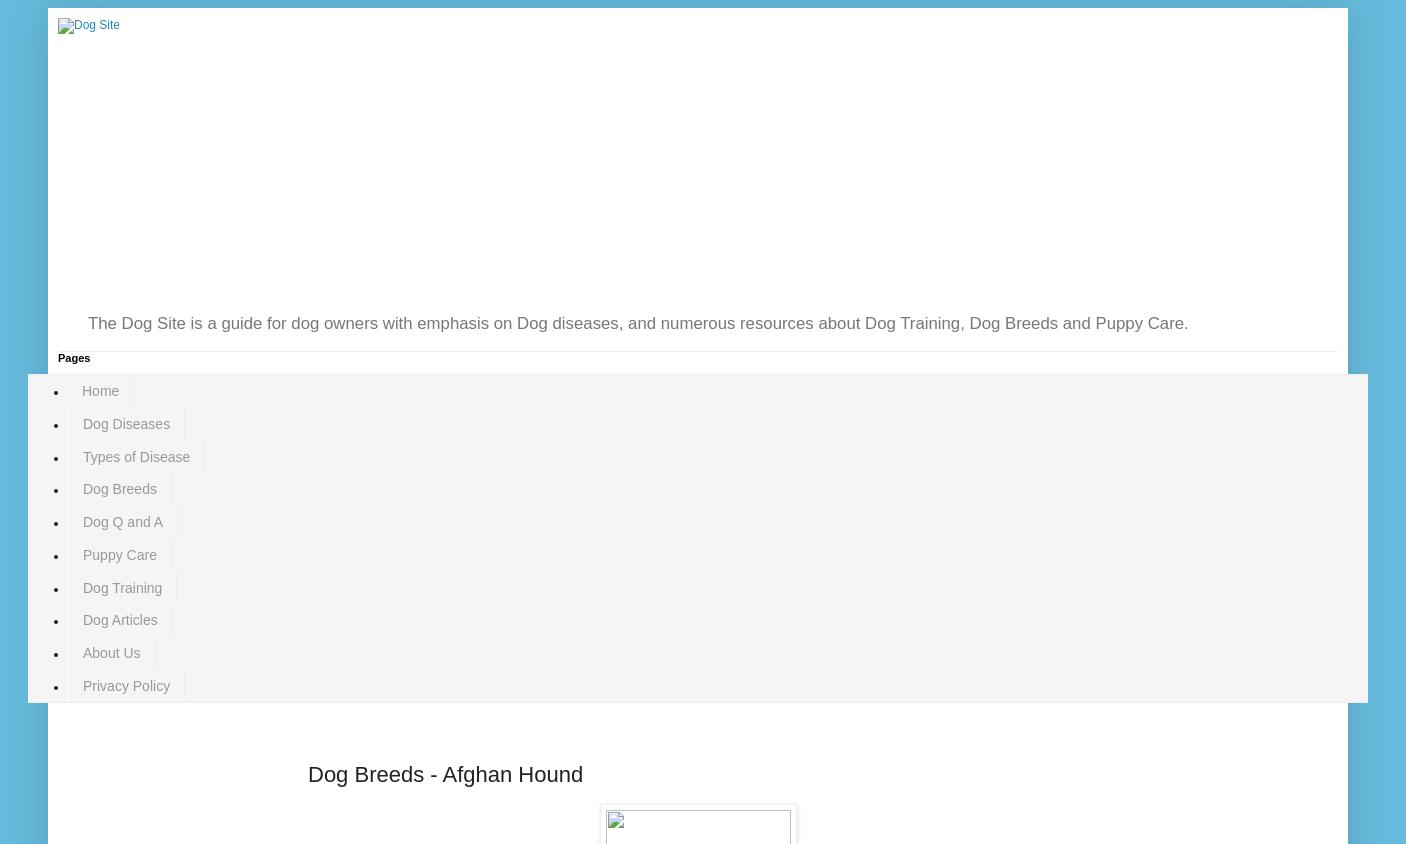 The image size is (1406, 844). What do you see at coordinates (136, 455) in the screenshot?
I see `'Types of Disease'` at bounding box center [136, 455].